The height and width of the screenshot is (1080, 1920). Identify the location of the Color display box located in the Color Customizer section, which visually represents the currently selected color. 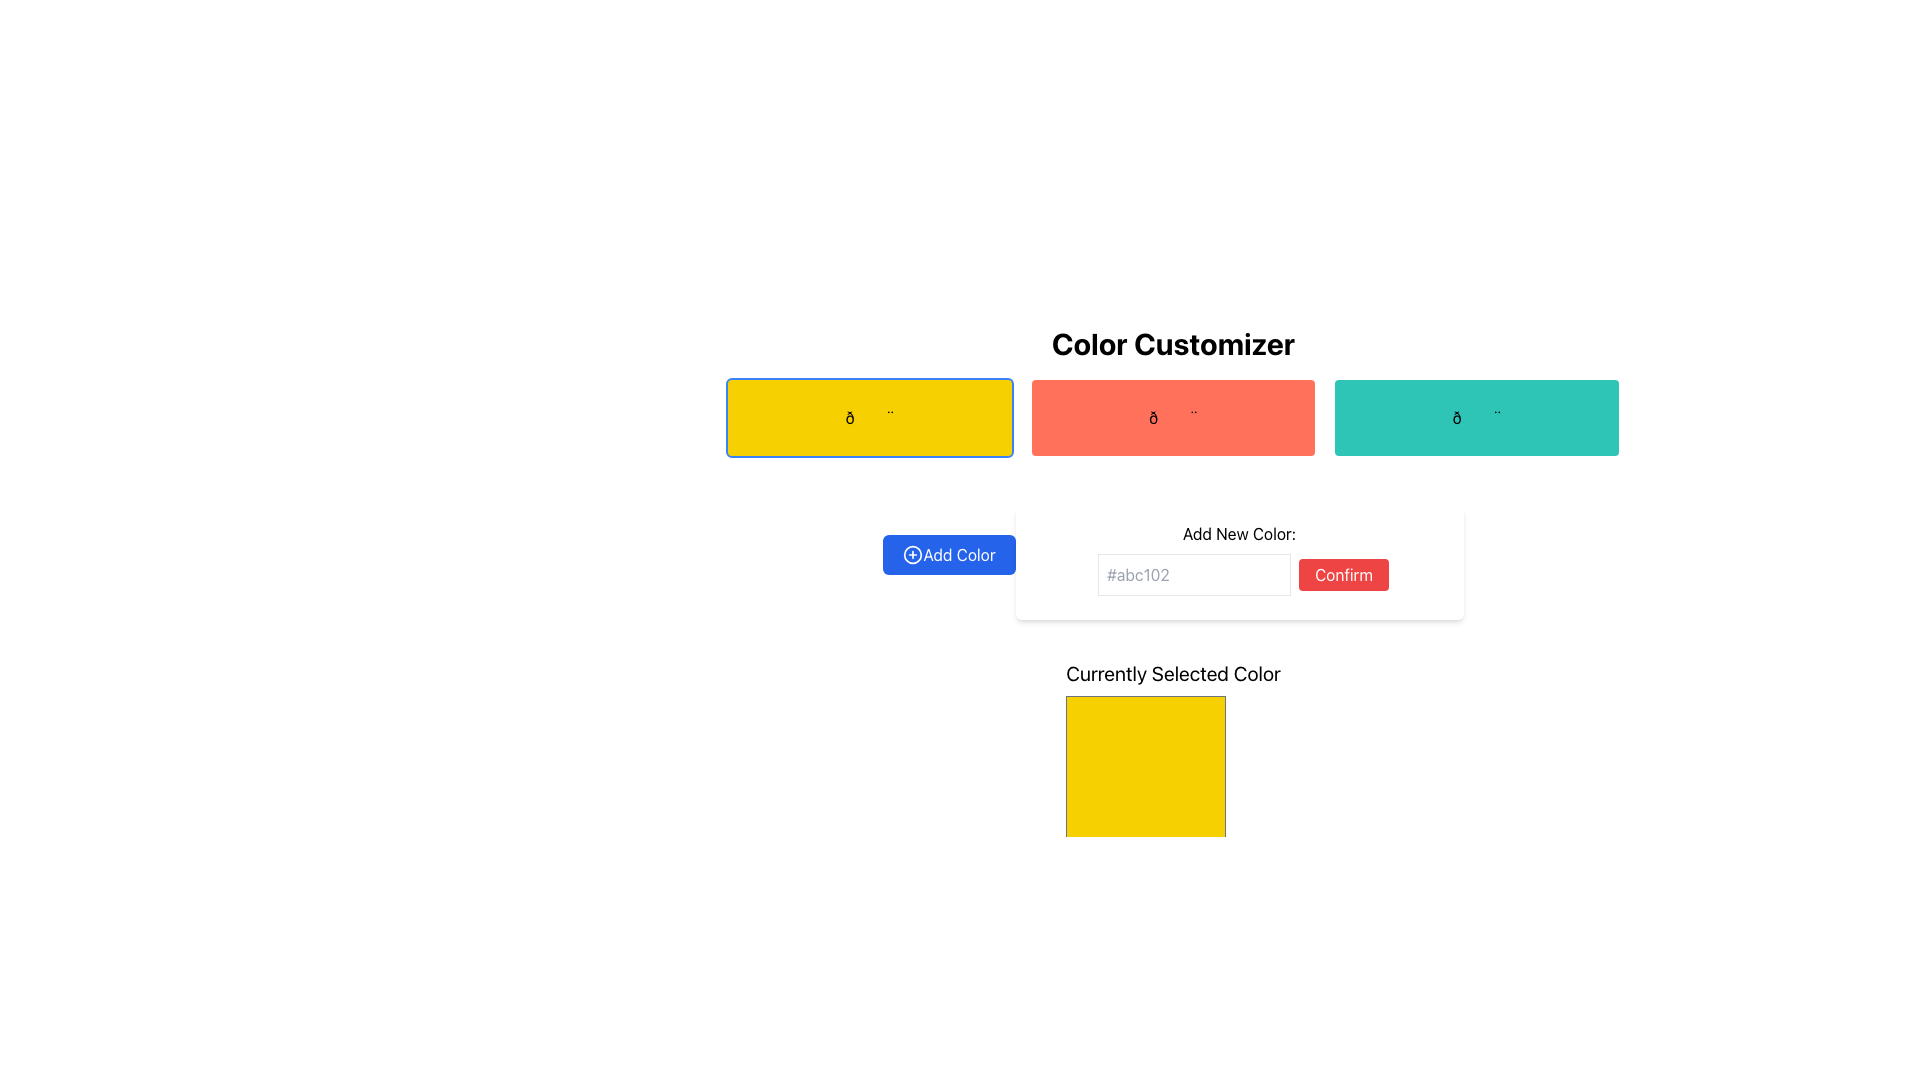
(1173, 758).